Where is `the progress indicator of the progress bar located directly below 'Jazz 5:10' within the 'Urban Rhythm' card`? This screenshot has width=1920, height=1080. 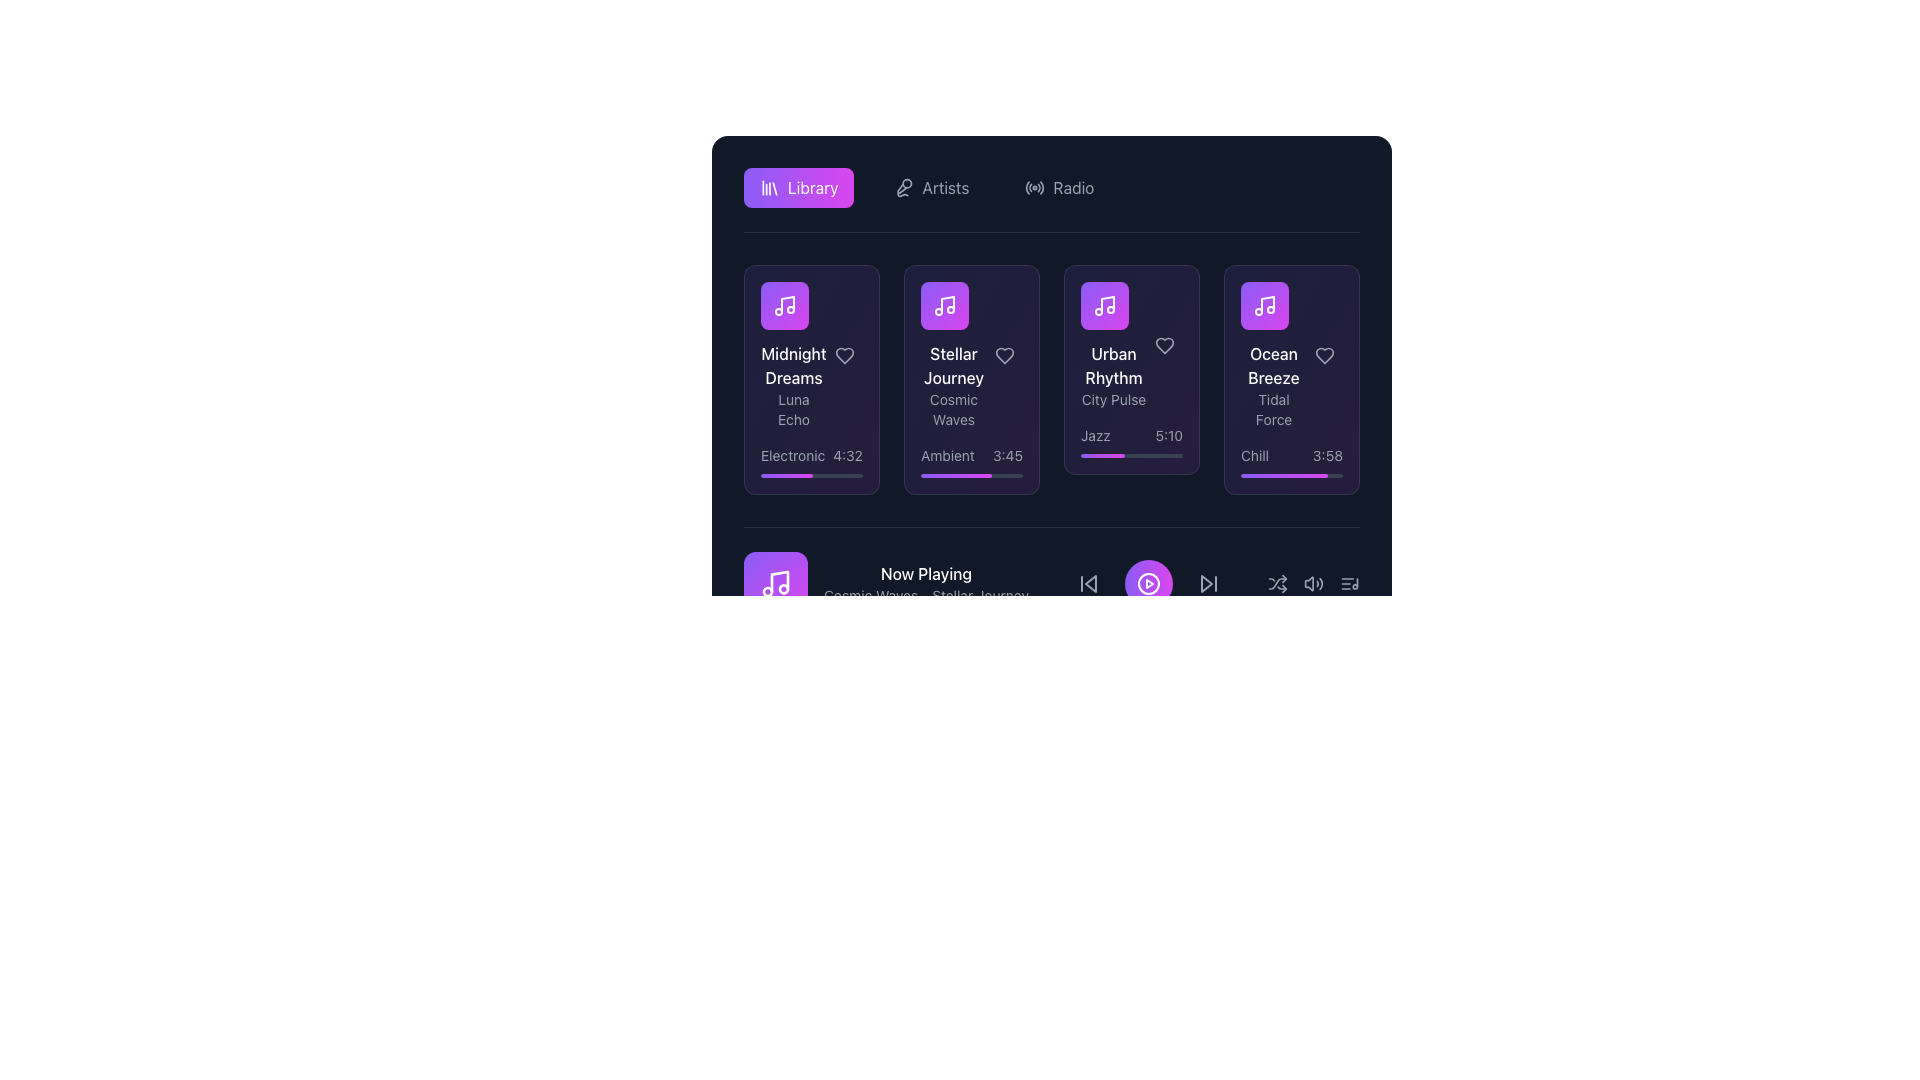
the progress indicator of the progress bar located directly below 'Jazz 5:10' within the 'Urban Rhythm' card is located at coordinates (1132, 455).